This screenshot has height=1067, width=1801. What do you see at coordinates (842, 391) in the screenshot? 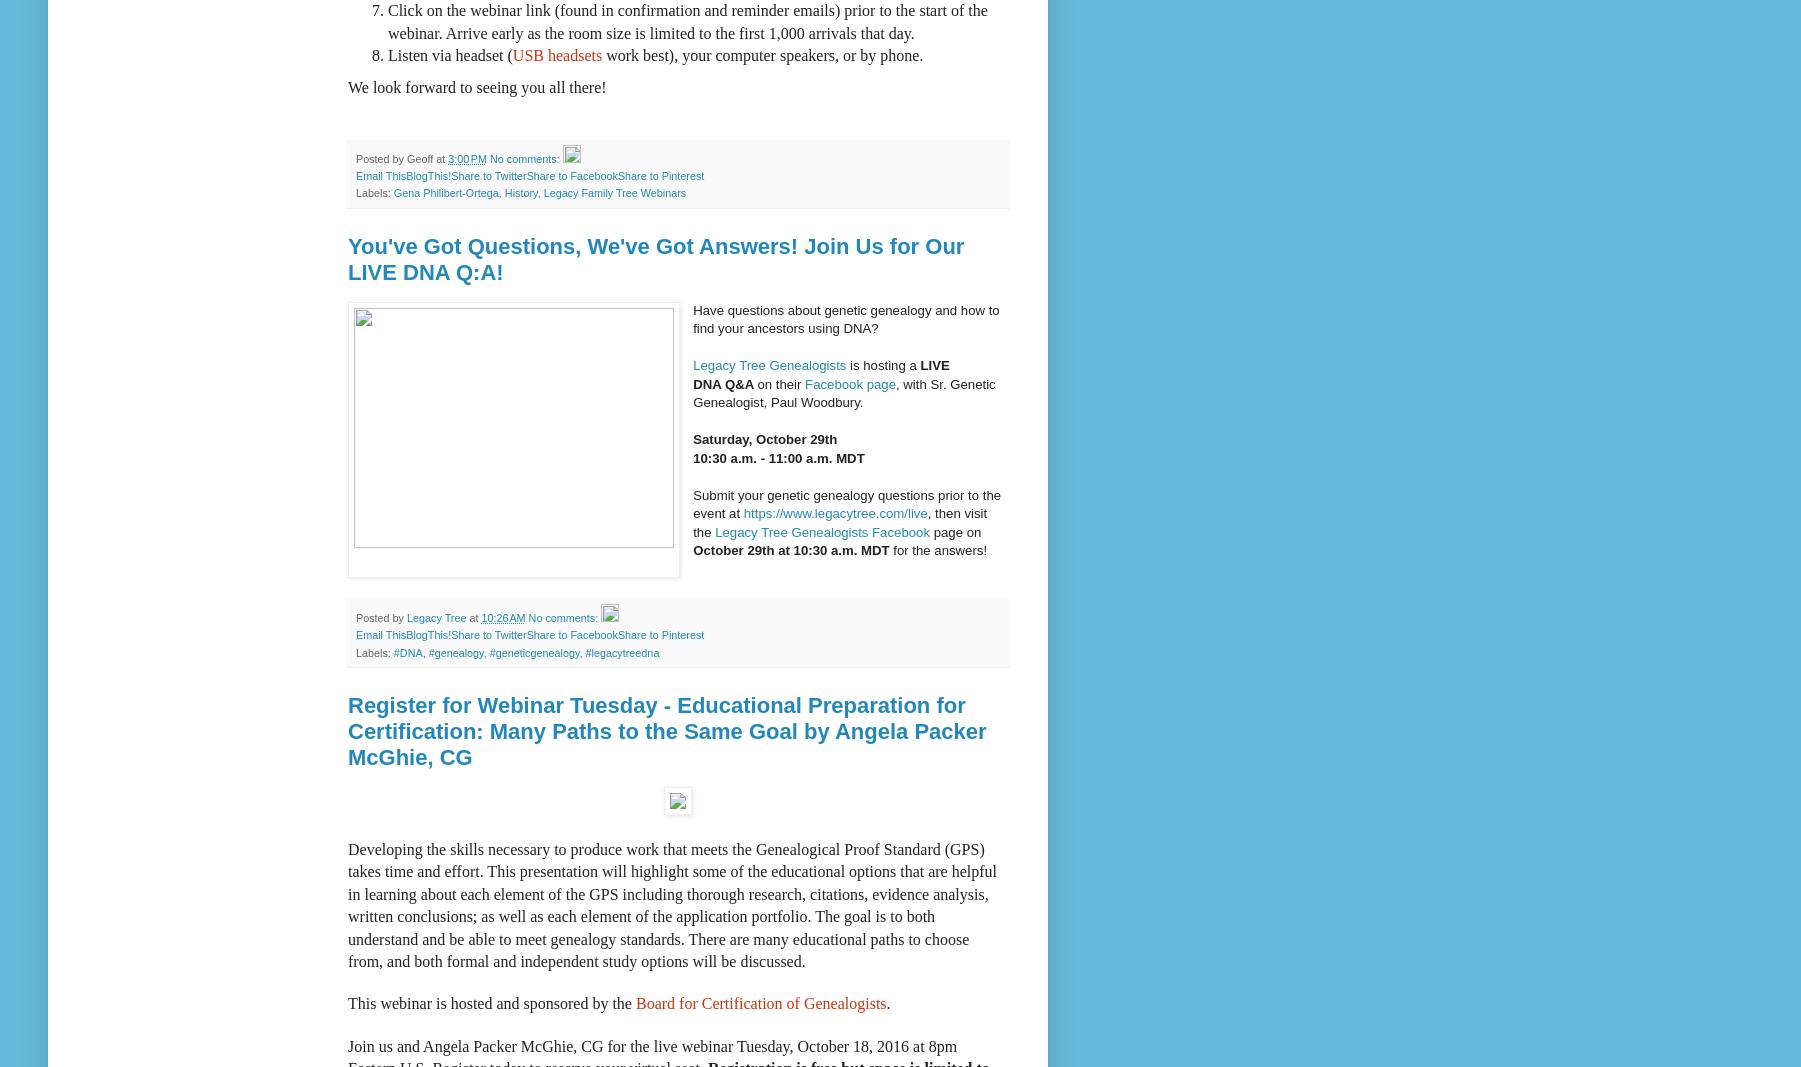
I see `', with Sr. Genetic Genealogist, Paul Woodbury.'` at bounding box center [842, 391].